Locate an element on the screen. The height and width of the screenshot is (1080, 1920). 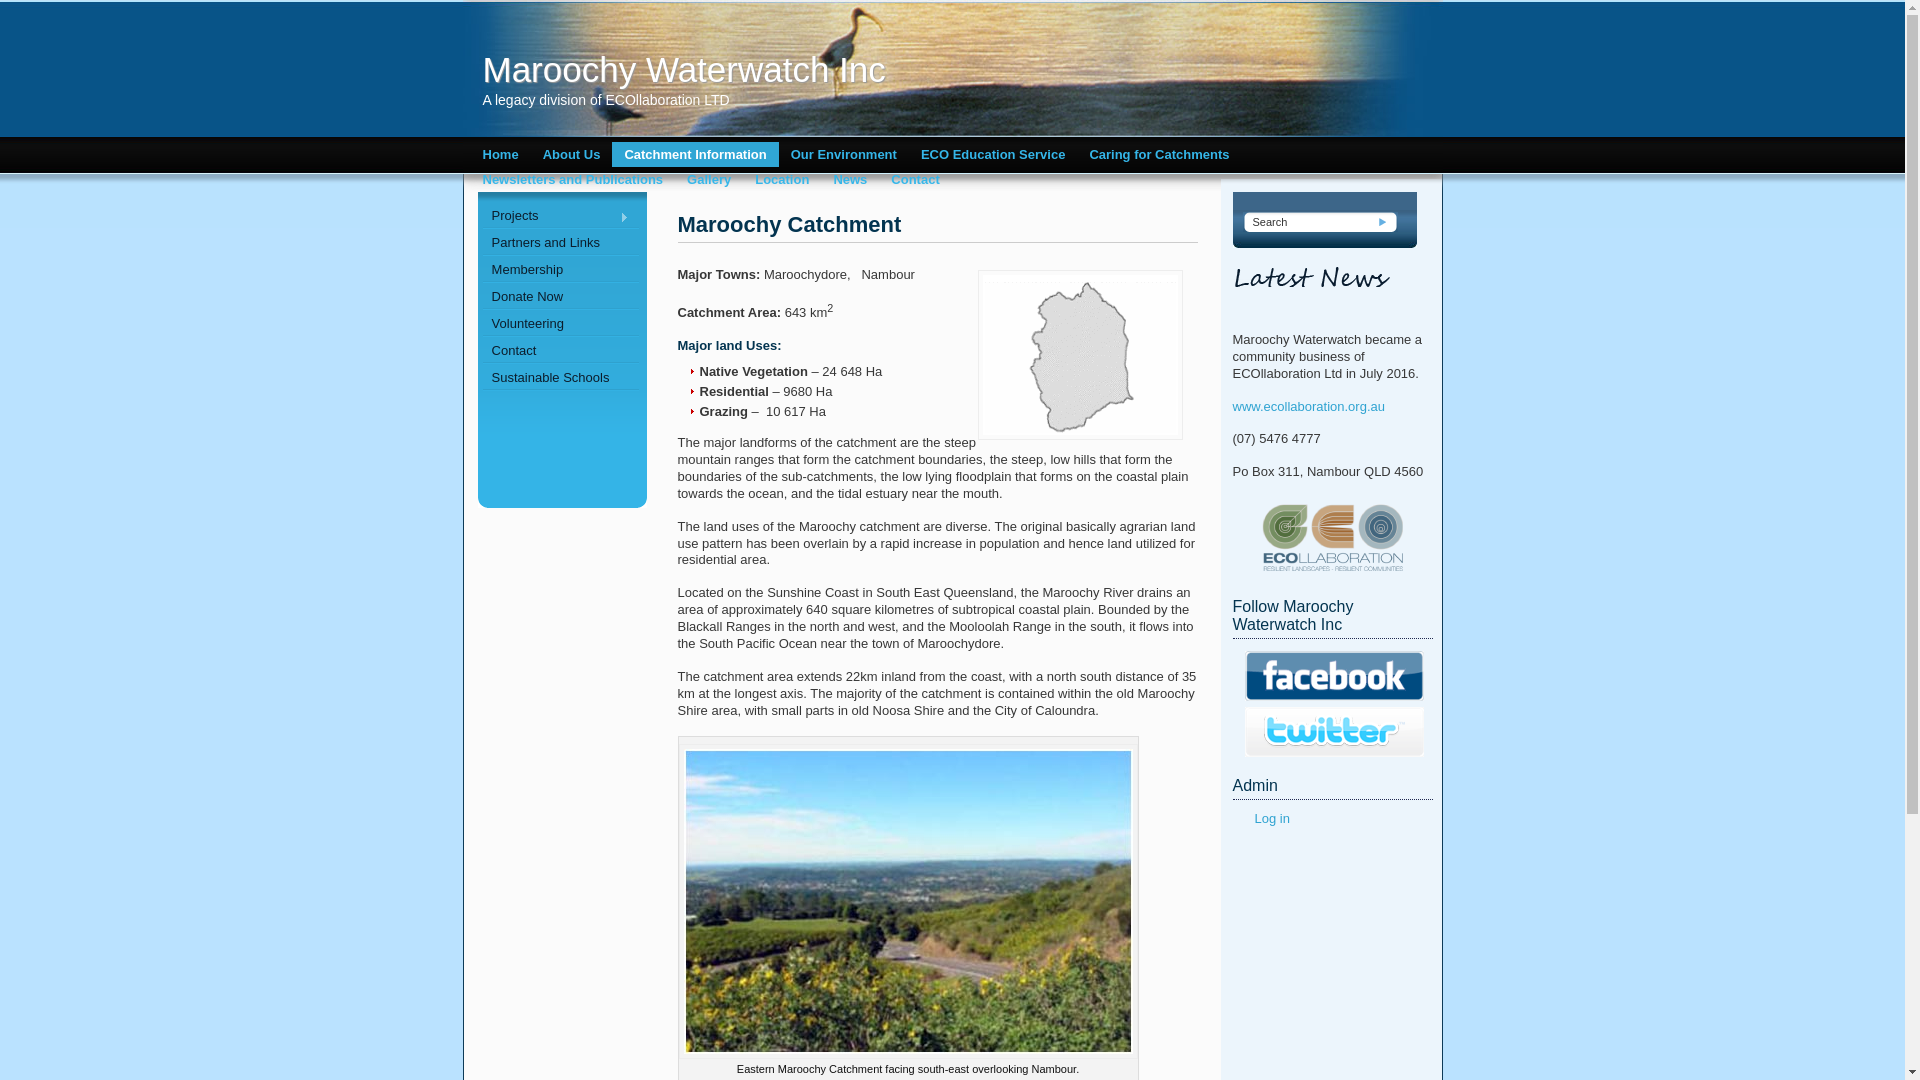
'Home' is located at coordinates (499, 153).